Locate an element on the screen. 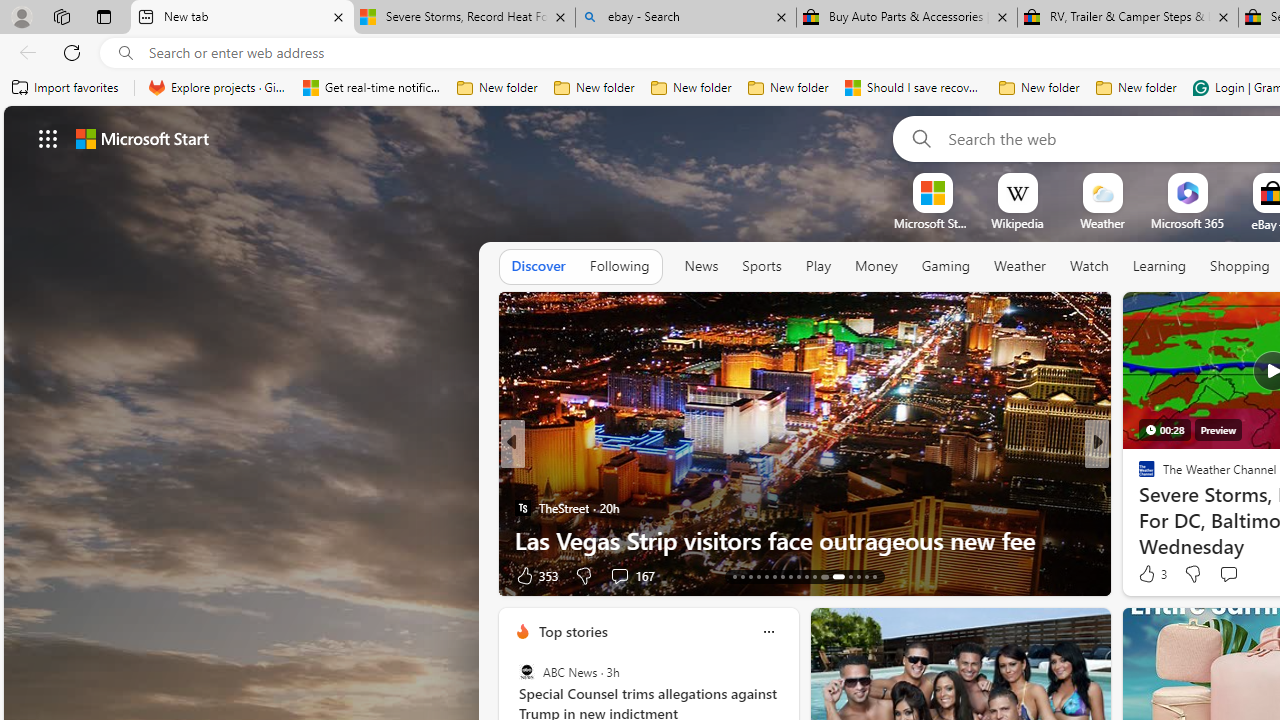 The image size is (1280, 720). 'News' is located at coordinates (701, 265).